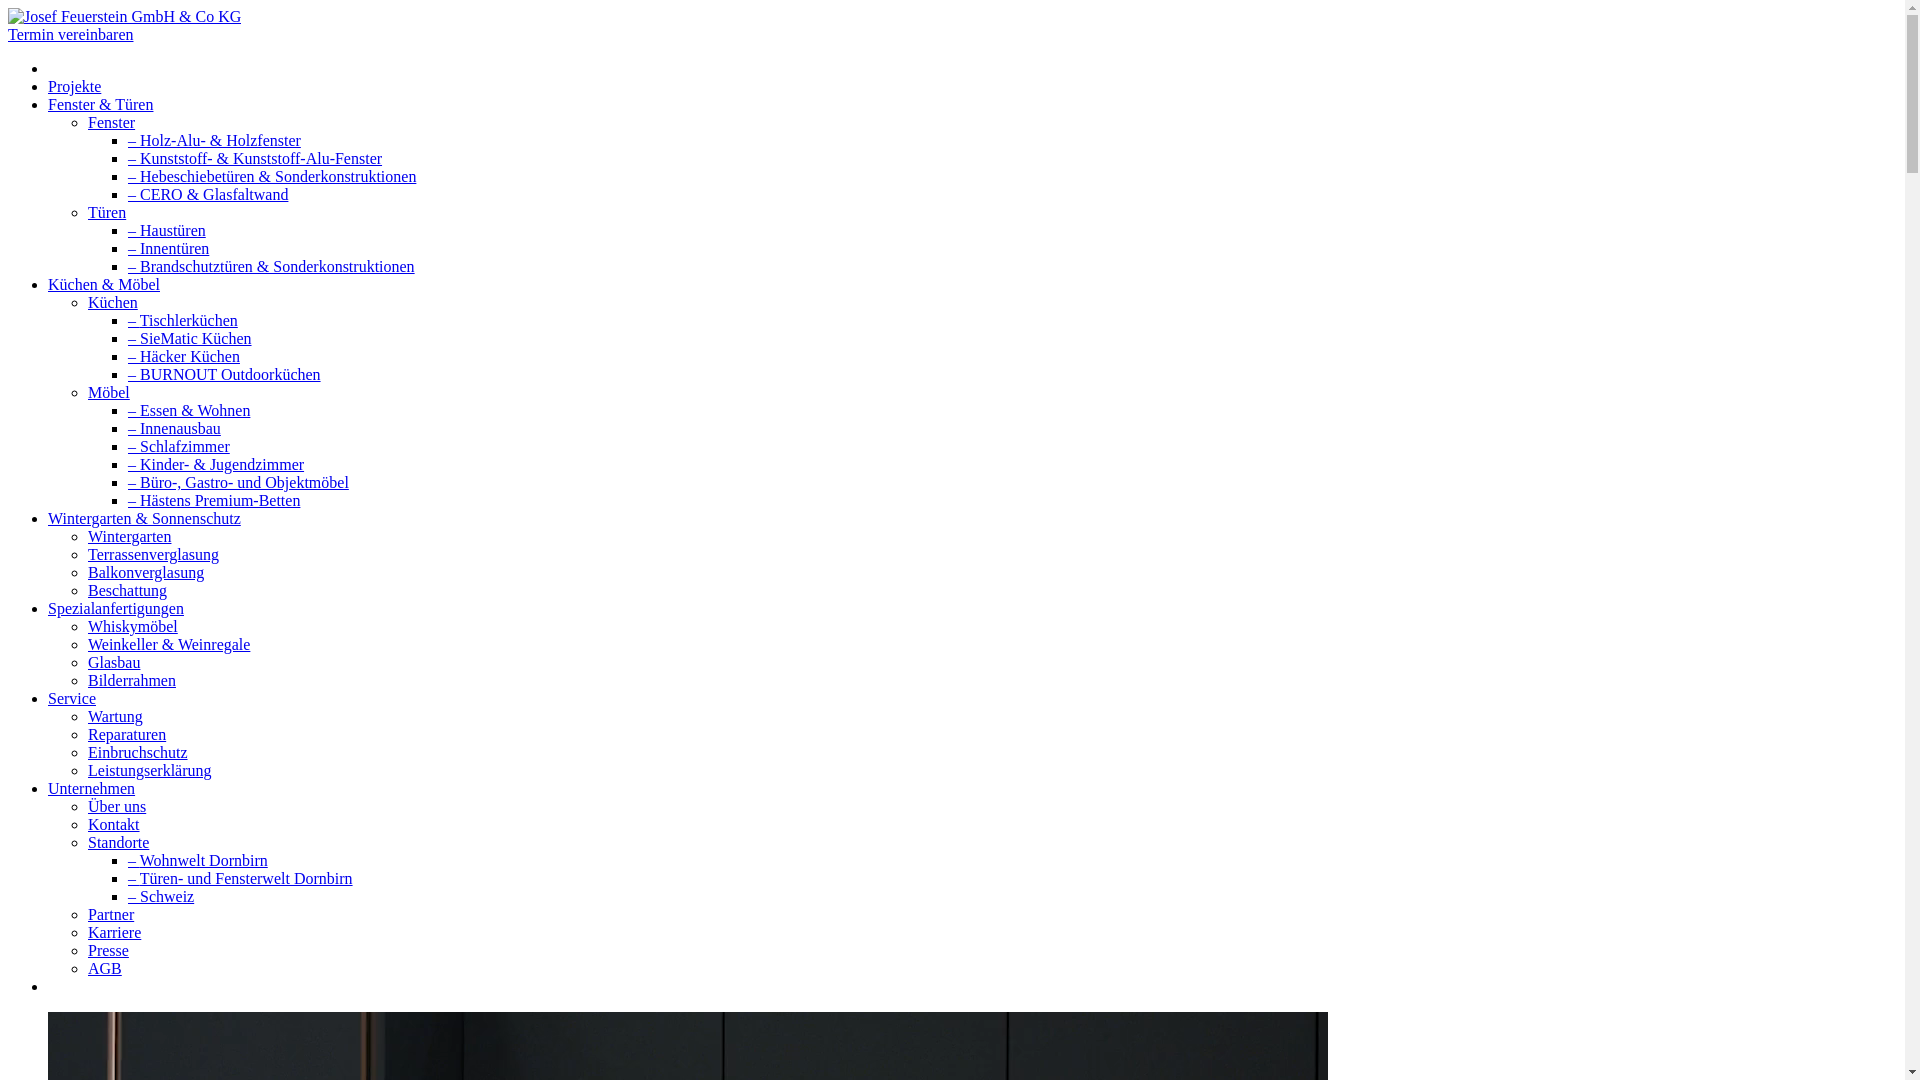  Describe the element at coordinates (86, 662) in the screenshot. I see `'Glasbau'` at that location.